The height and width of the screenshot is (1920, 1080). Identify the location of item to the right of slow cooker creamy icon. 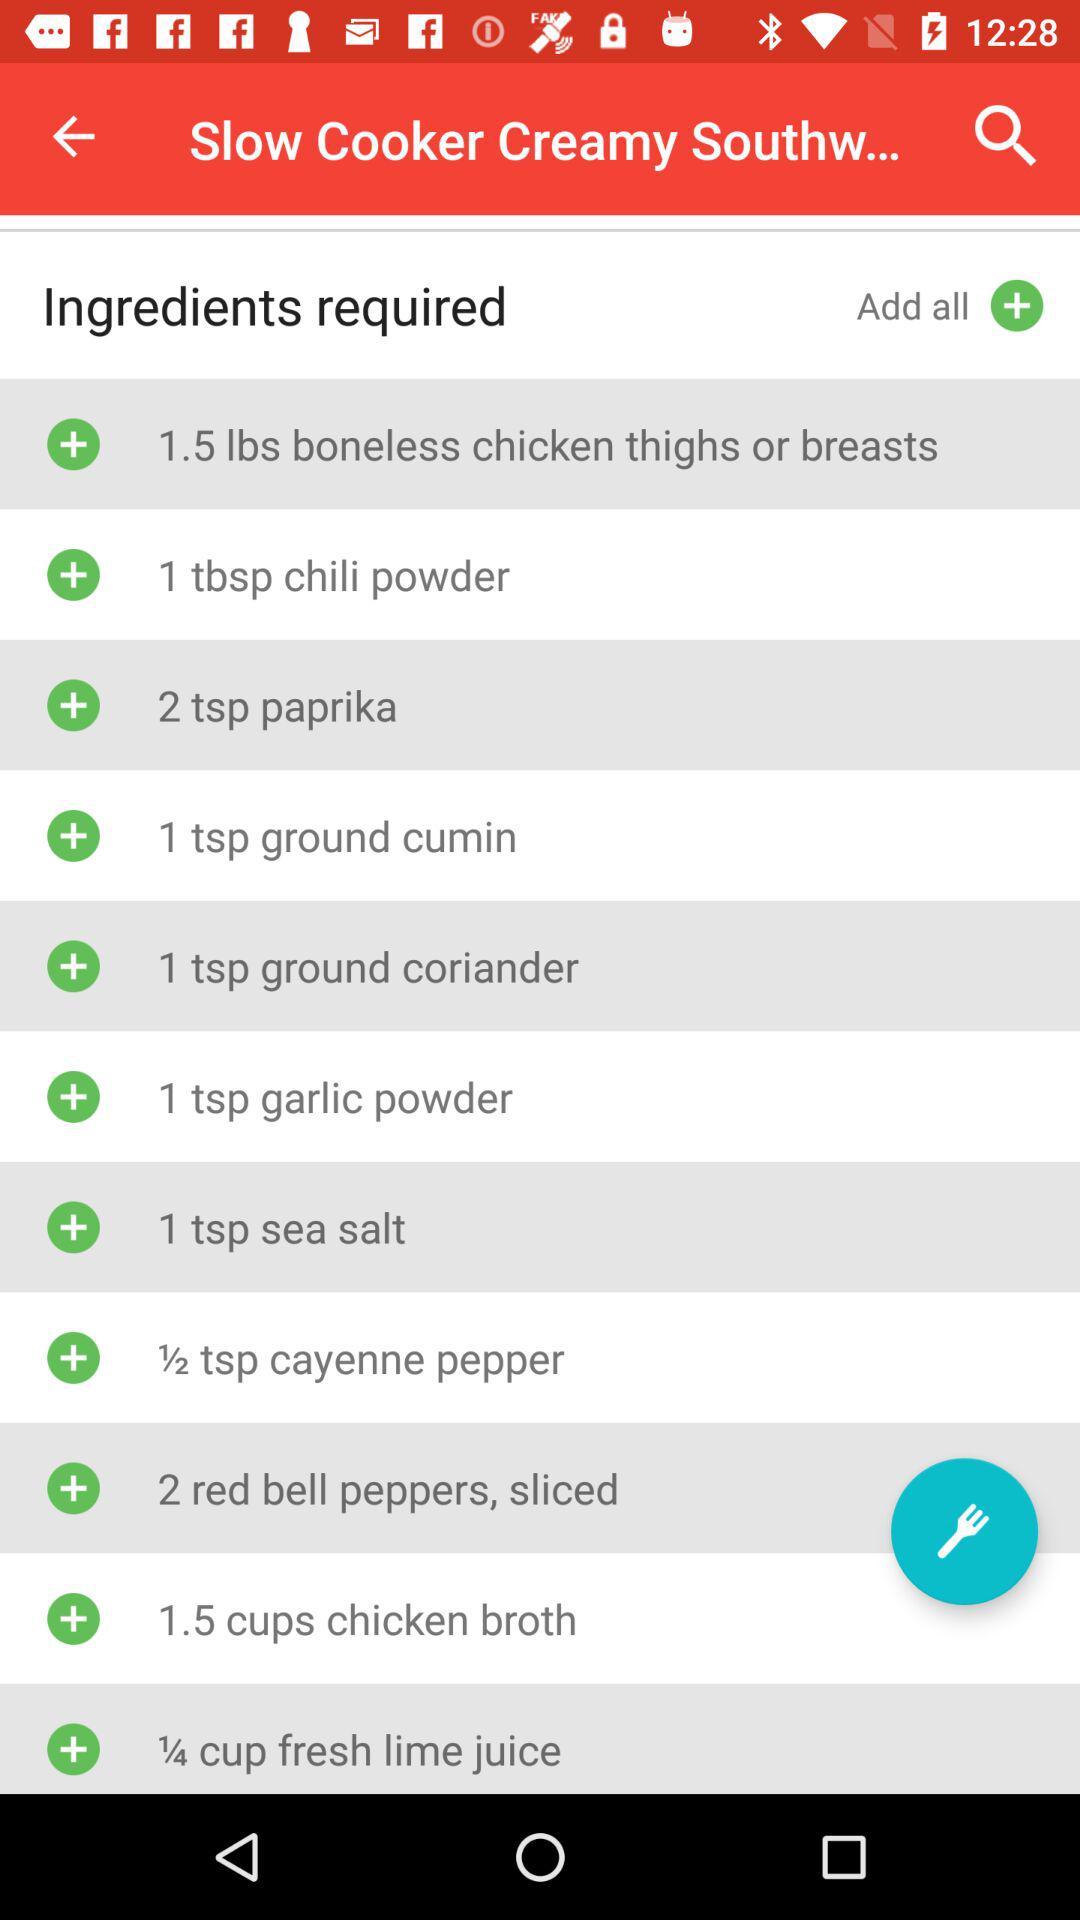
(1006, 135).